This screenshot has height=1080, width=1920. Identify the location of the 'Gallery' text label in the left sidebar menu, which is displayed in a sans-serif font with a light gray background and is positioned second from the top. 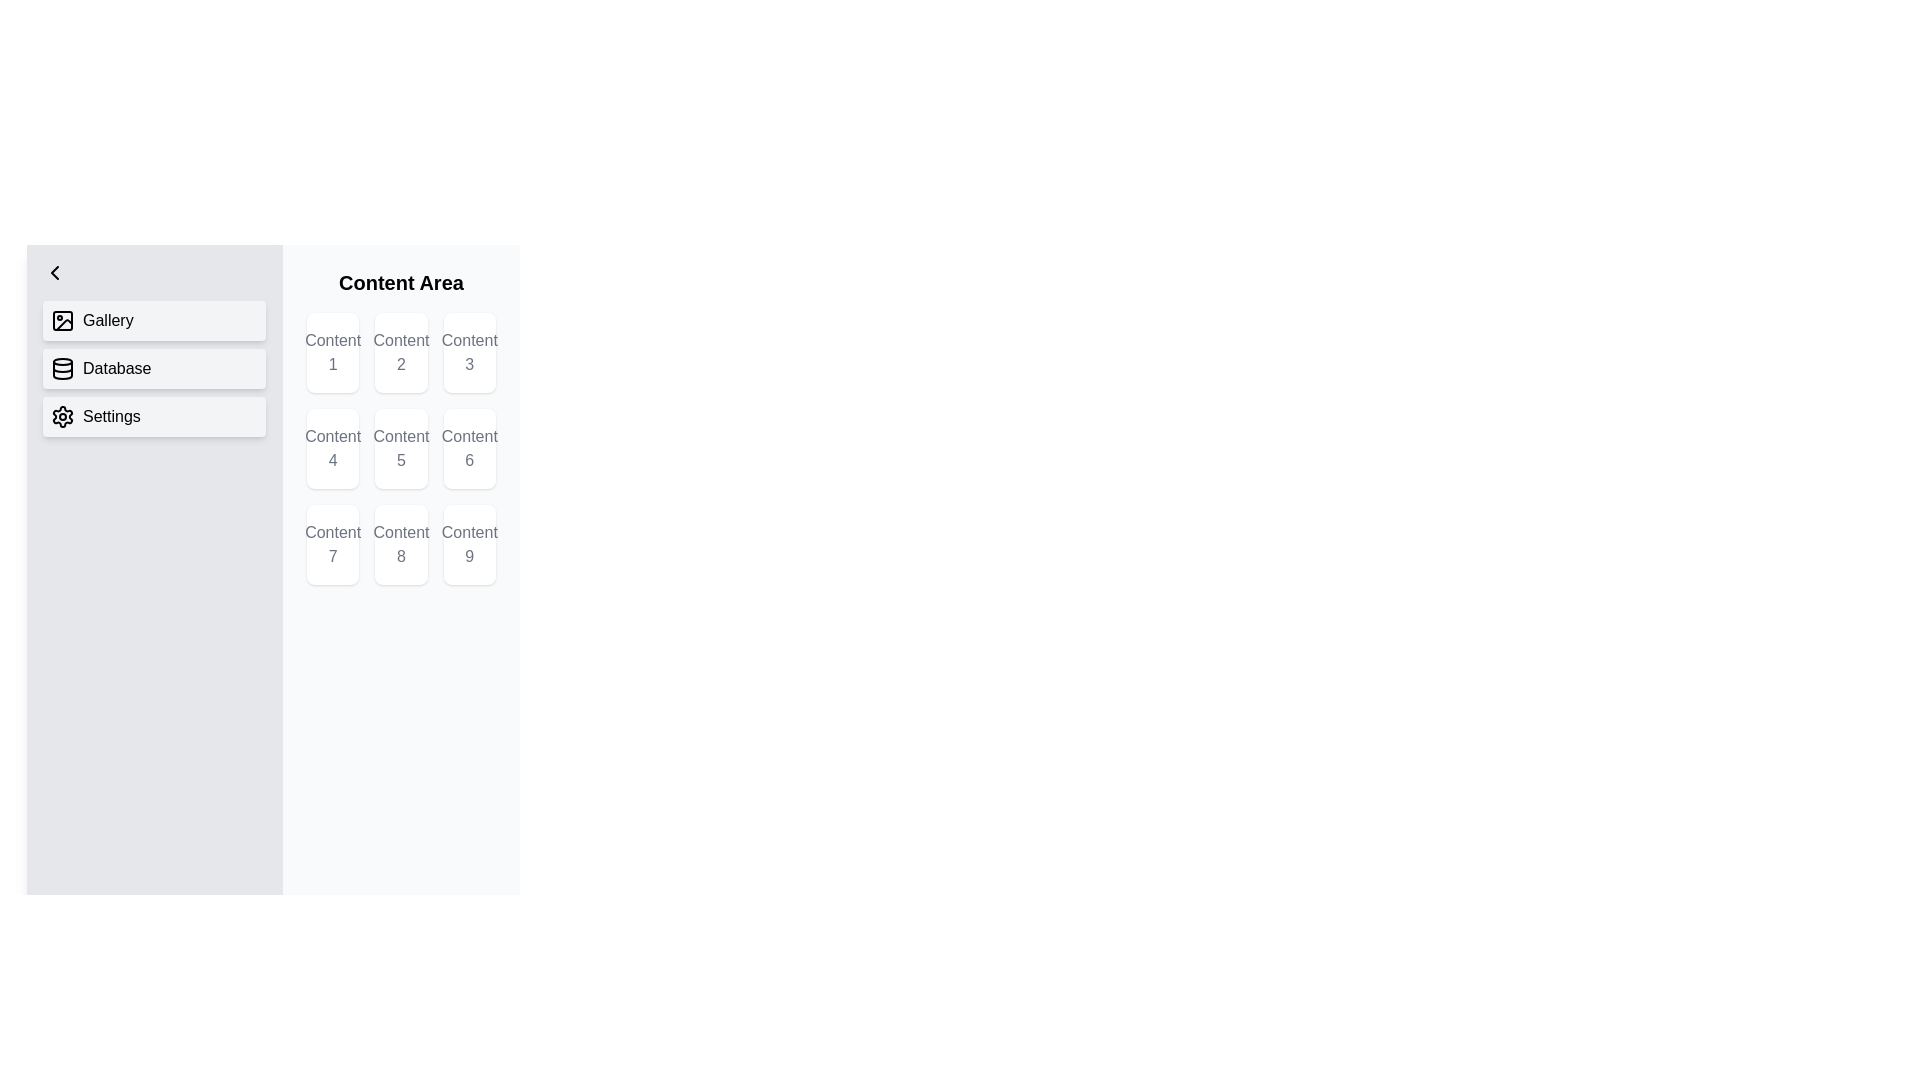
(107, 319).